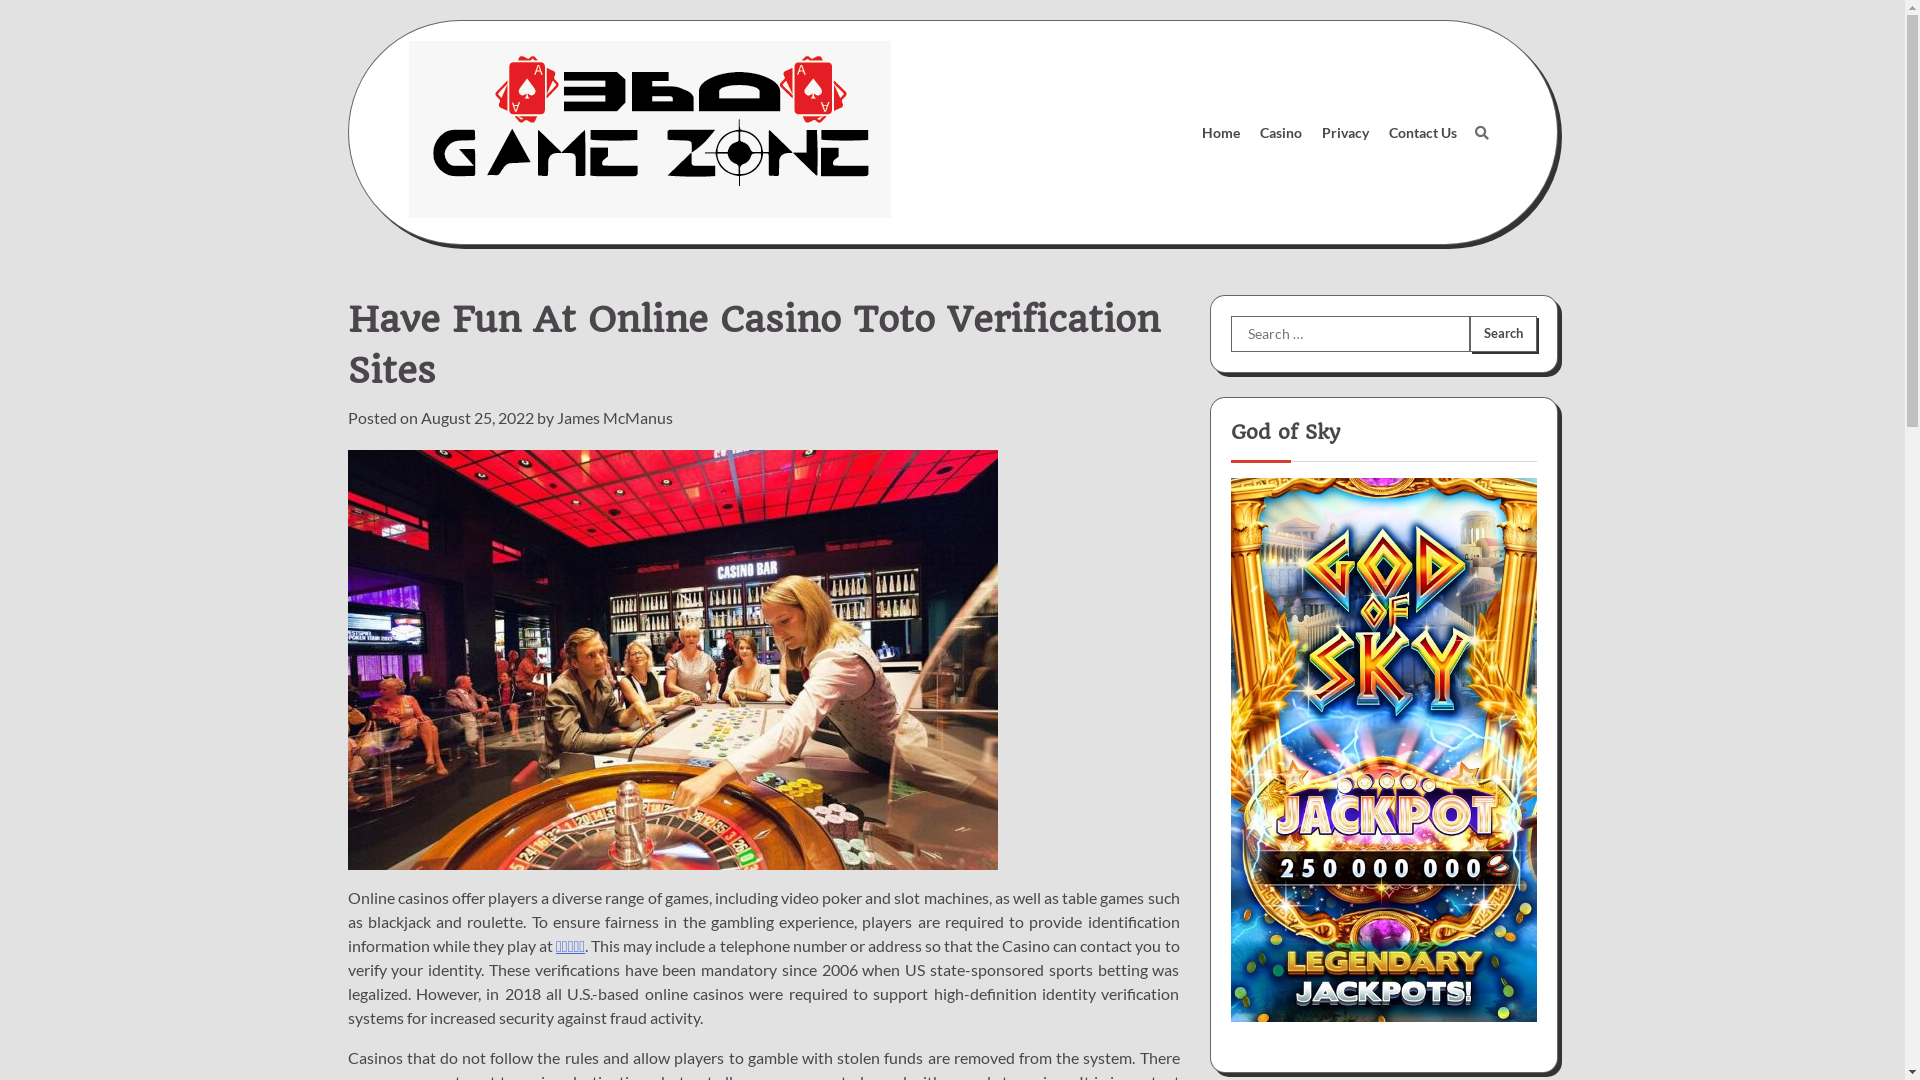  I want to click on 'Contact Us', so click(1376, 132).